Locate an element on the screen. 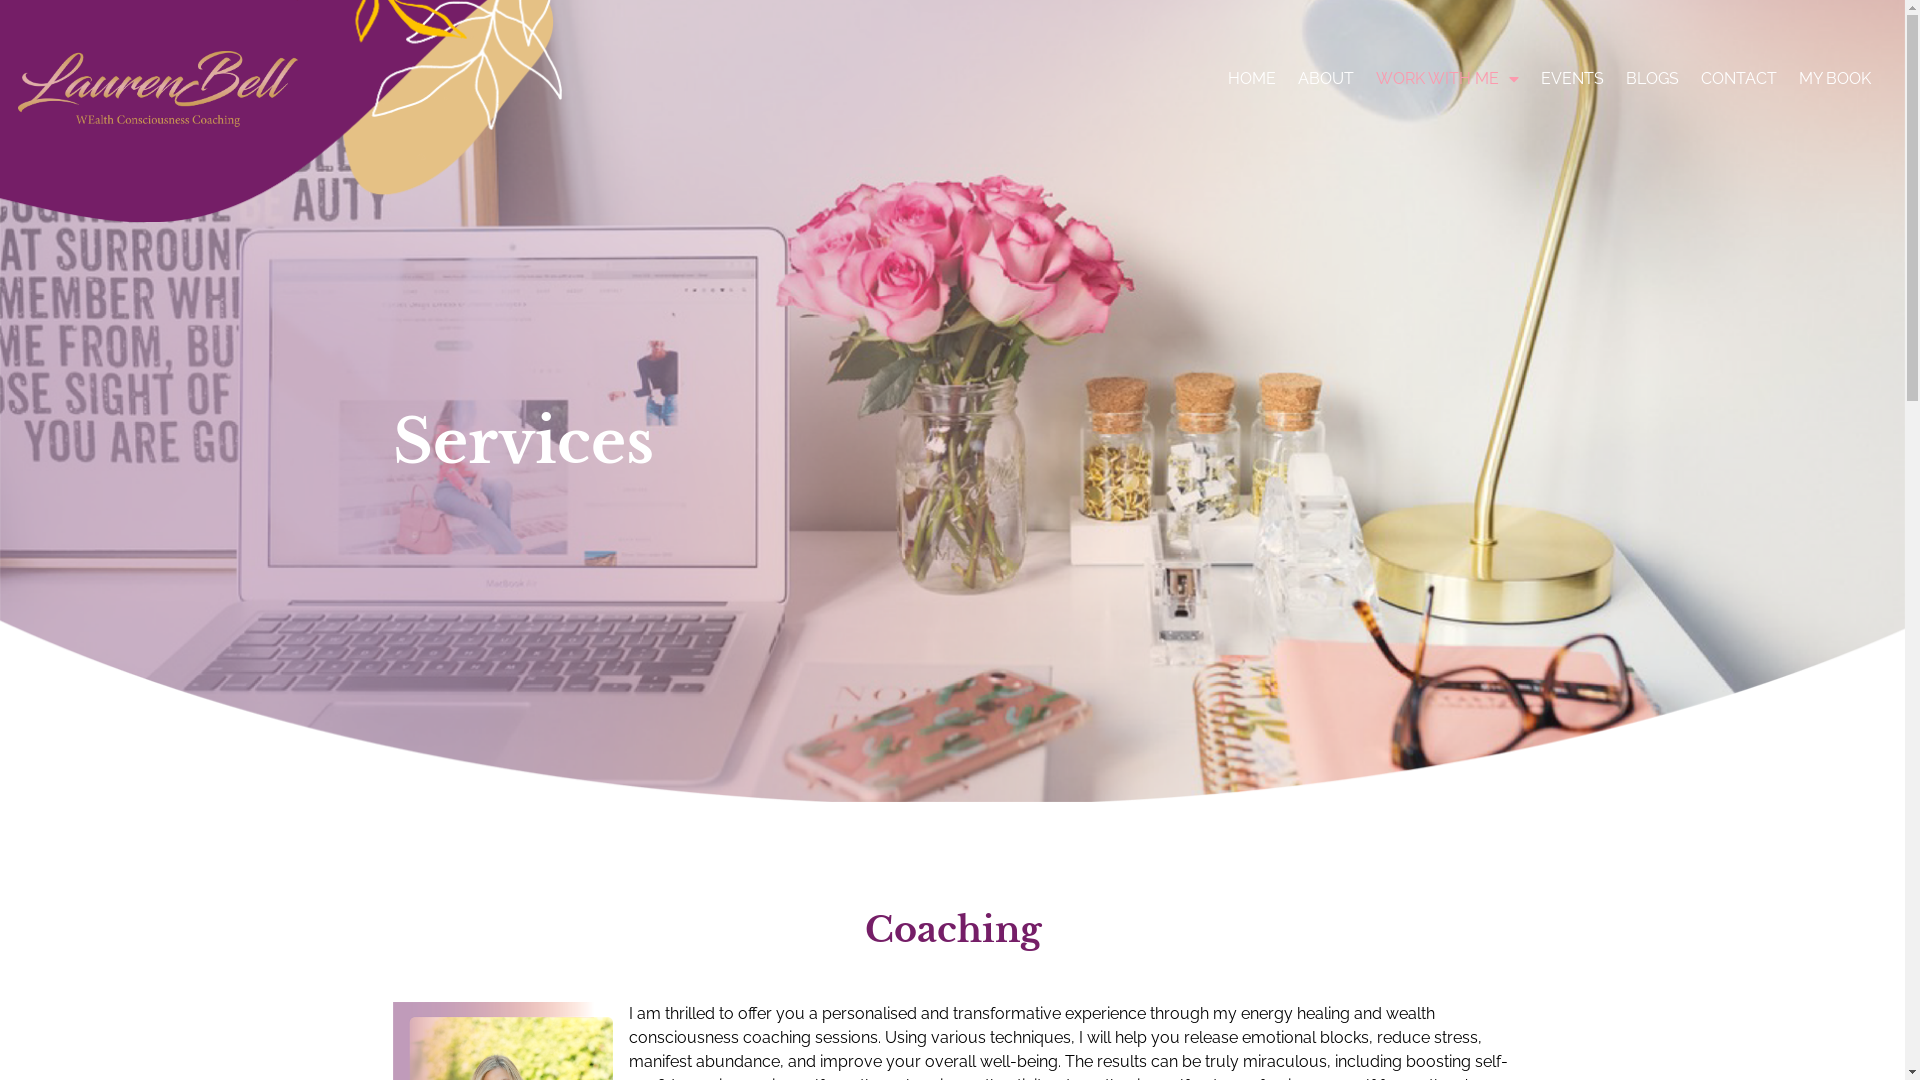 This screenshot has width=1920, height=1080. 'WORK WITH ME' is located at coordinates (1447, 77).